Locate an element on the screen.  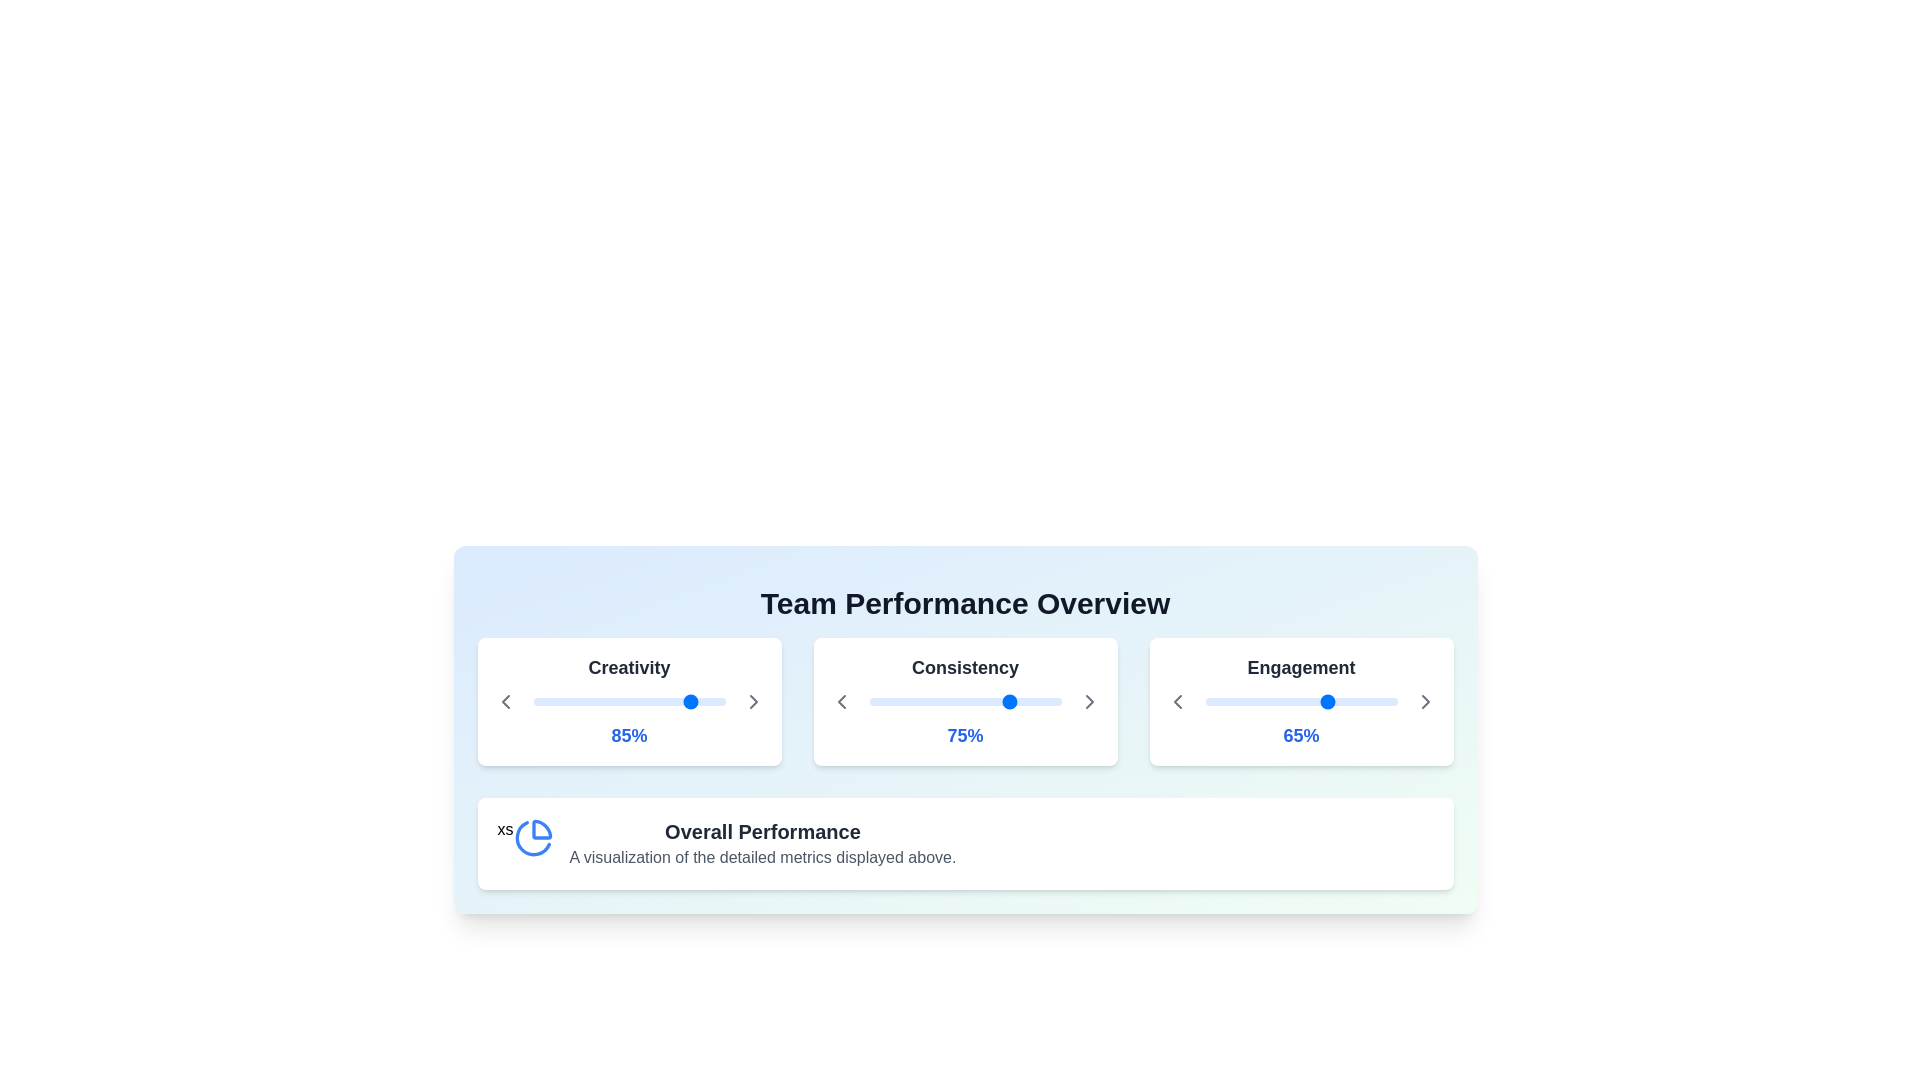
the slider is located at coordinates (565, 701).